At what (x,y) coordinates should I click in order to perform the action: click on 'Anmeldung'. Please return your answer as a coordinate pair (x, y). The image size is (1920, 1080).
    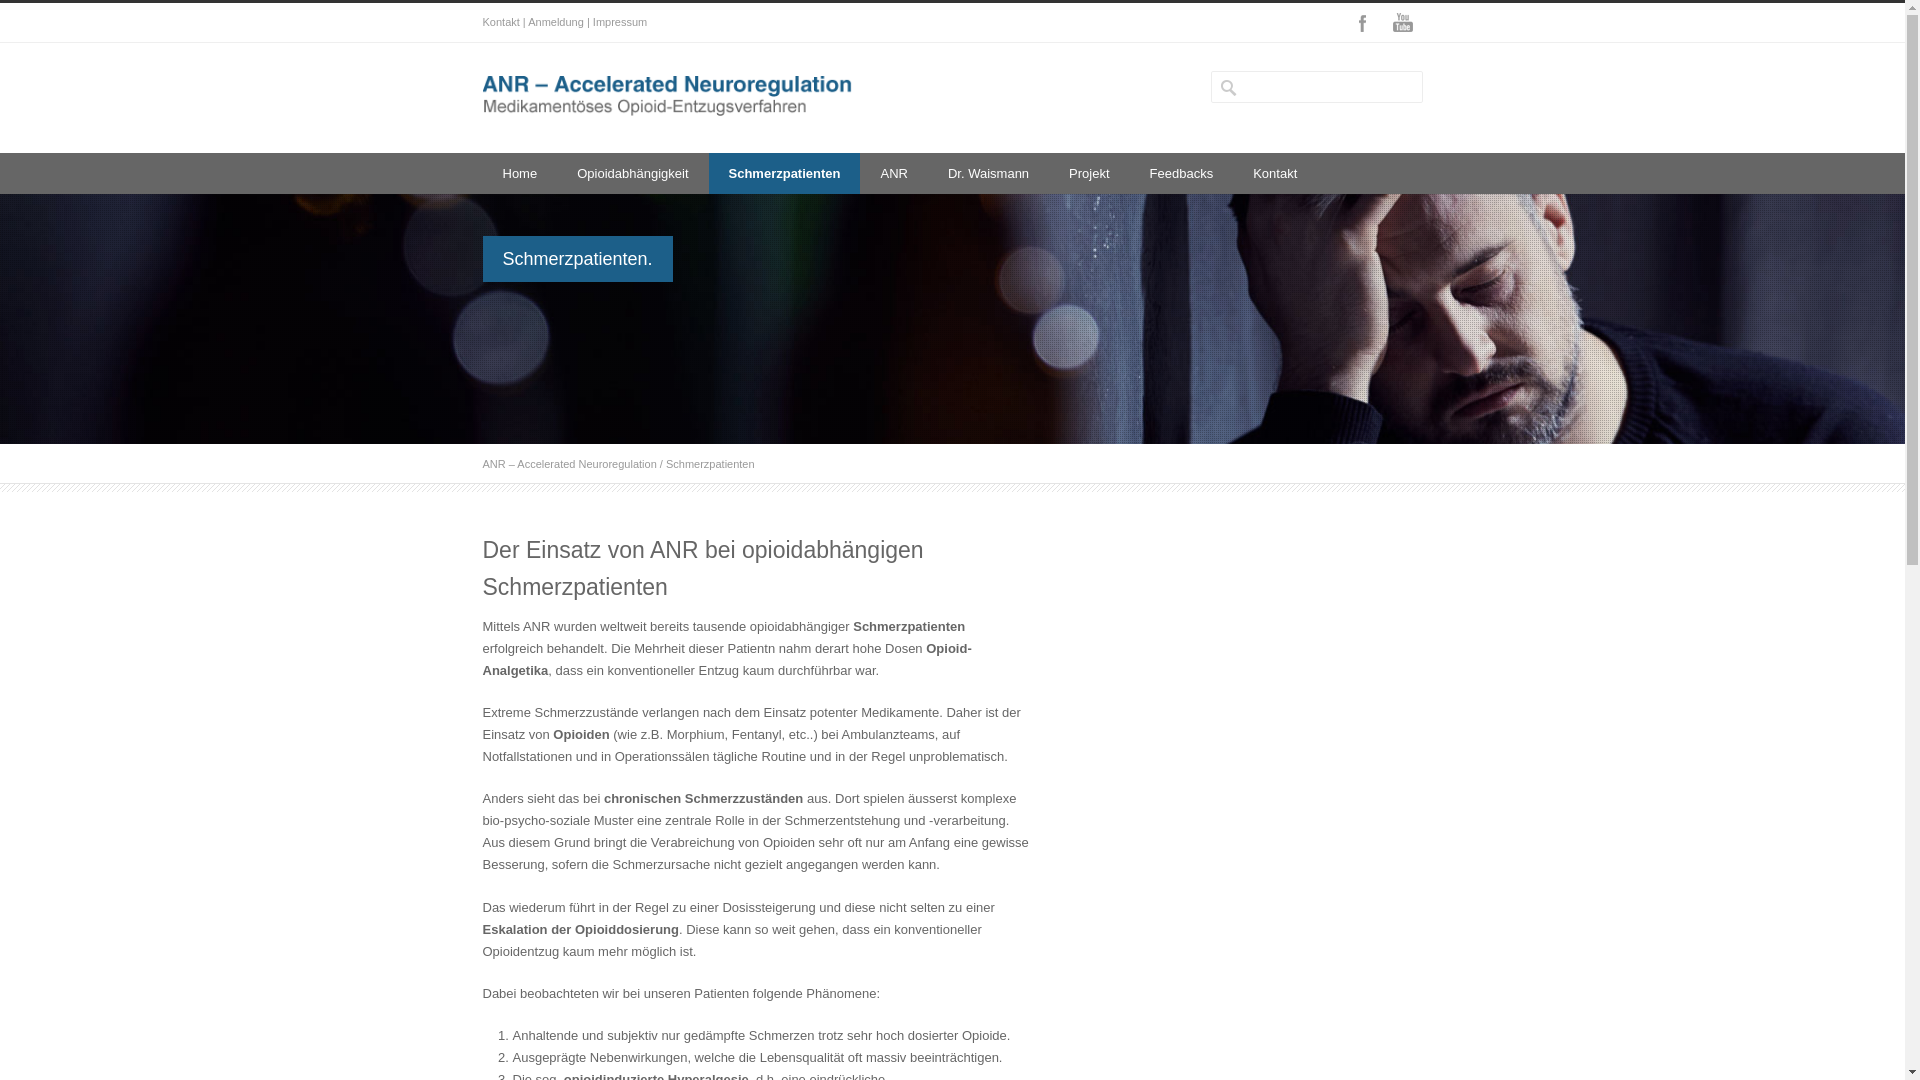
    Looking at the image, I should click on (528, 22).